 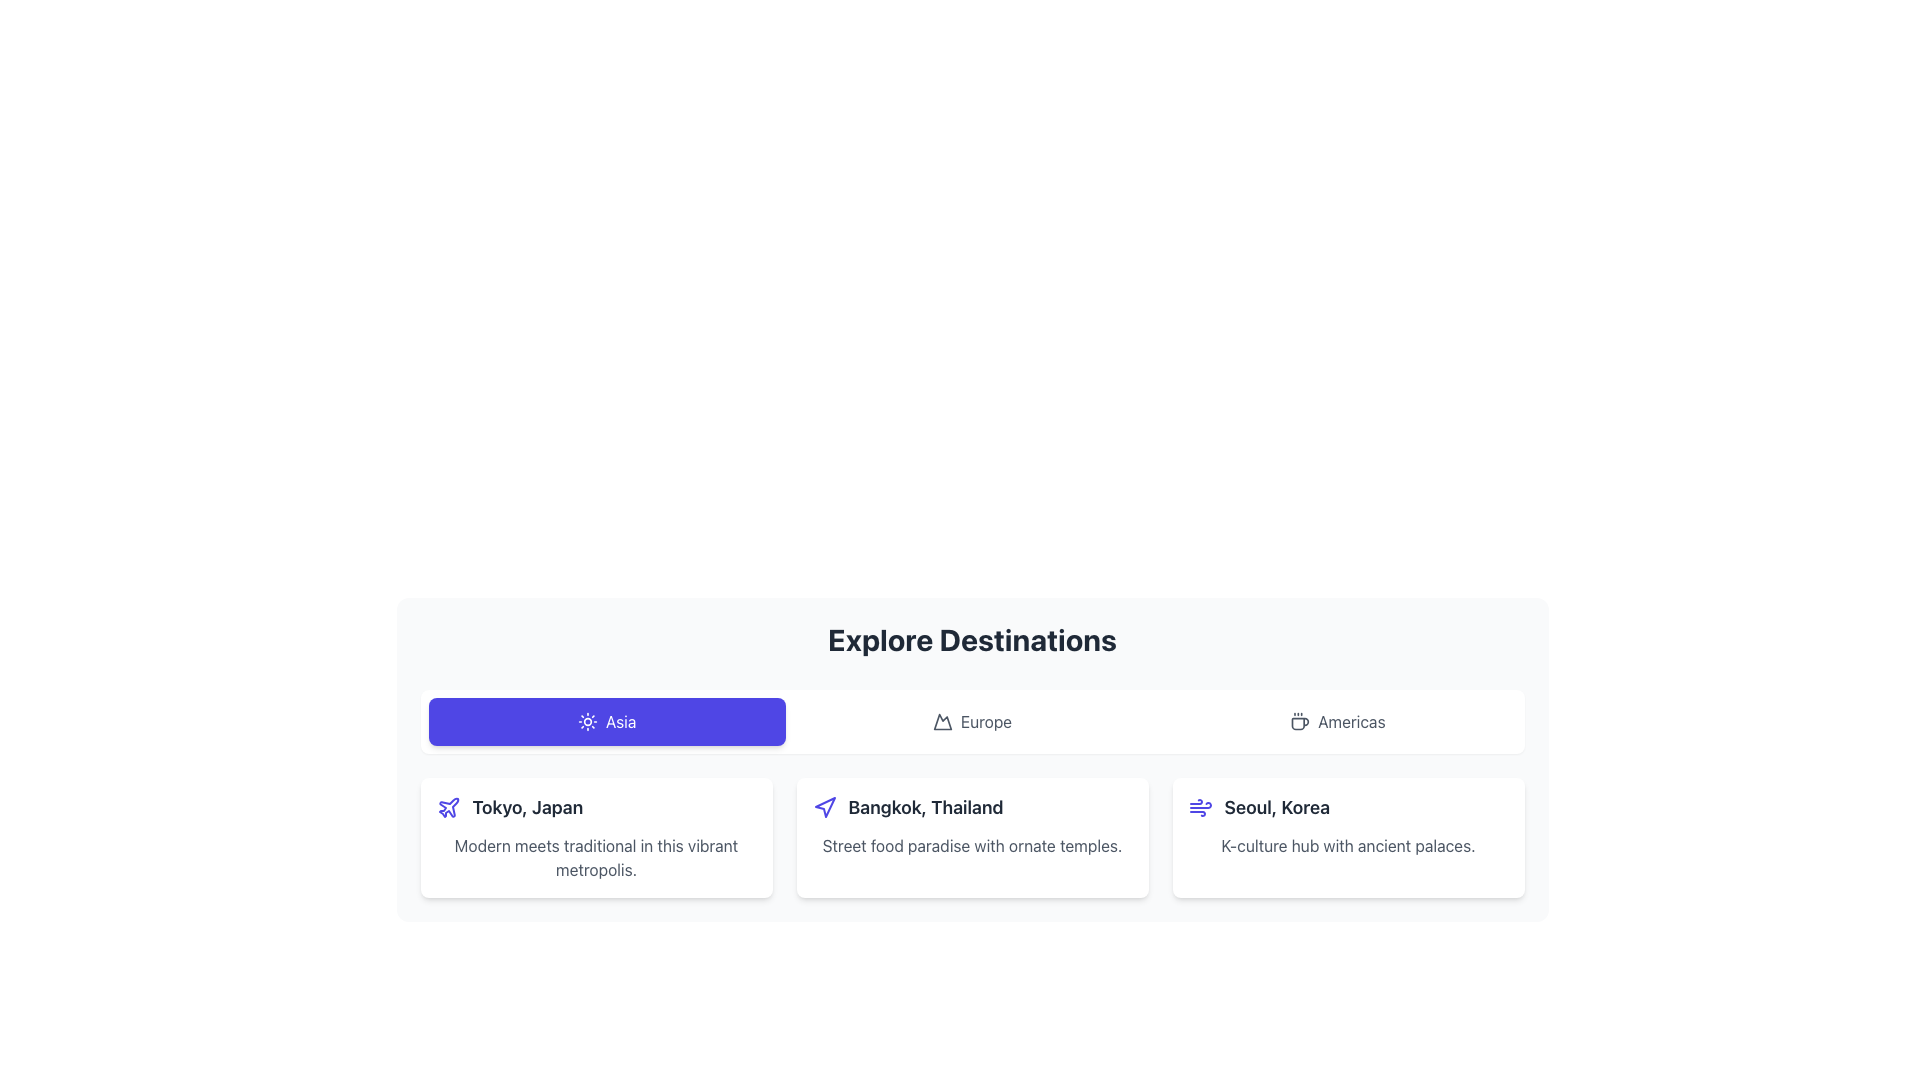 I want to click on the static text element that provides a brief description about the destination Tokyo, Japan, located at the bottom of the card in the first column of a three-column layout, so click(x=595, y=856).